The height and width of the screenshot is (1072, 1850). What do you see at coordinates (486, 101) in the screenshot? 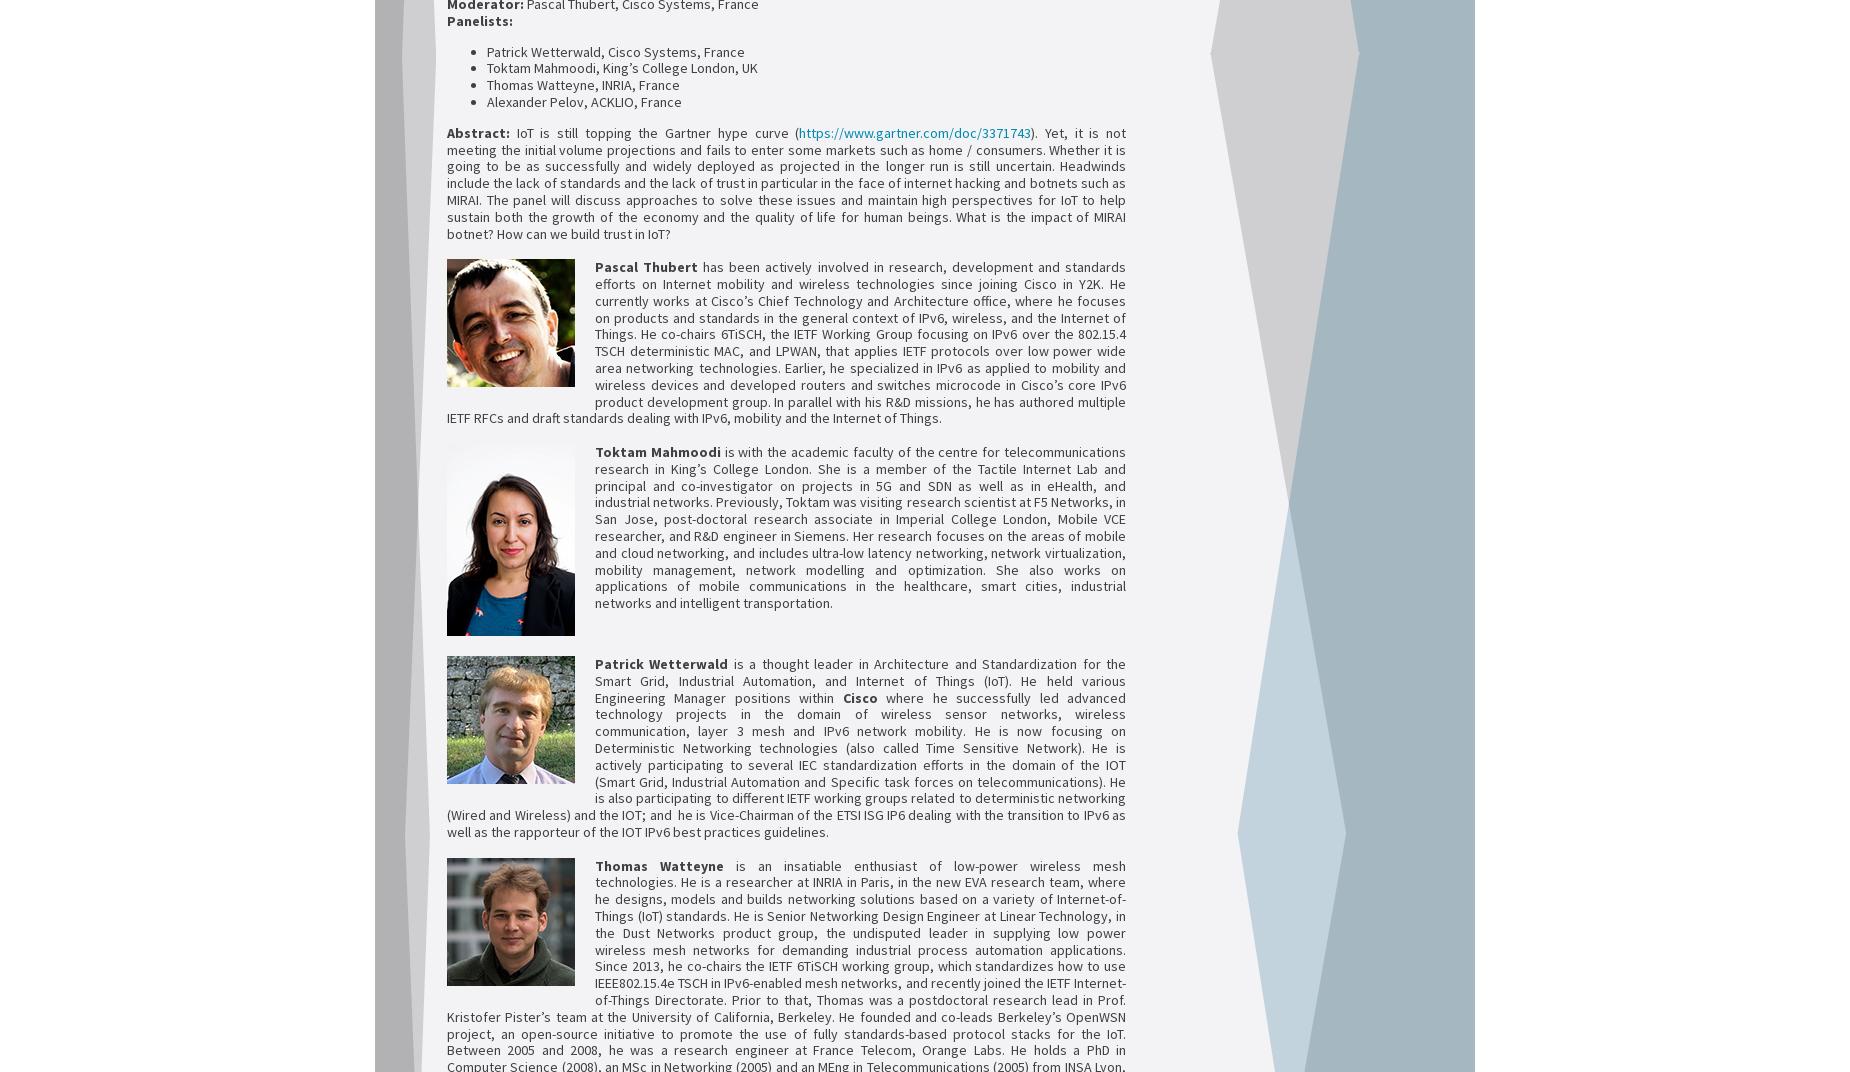
I see `'Alexander Pelov, ACKLIO, France'` at bounding box center [486, 101].